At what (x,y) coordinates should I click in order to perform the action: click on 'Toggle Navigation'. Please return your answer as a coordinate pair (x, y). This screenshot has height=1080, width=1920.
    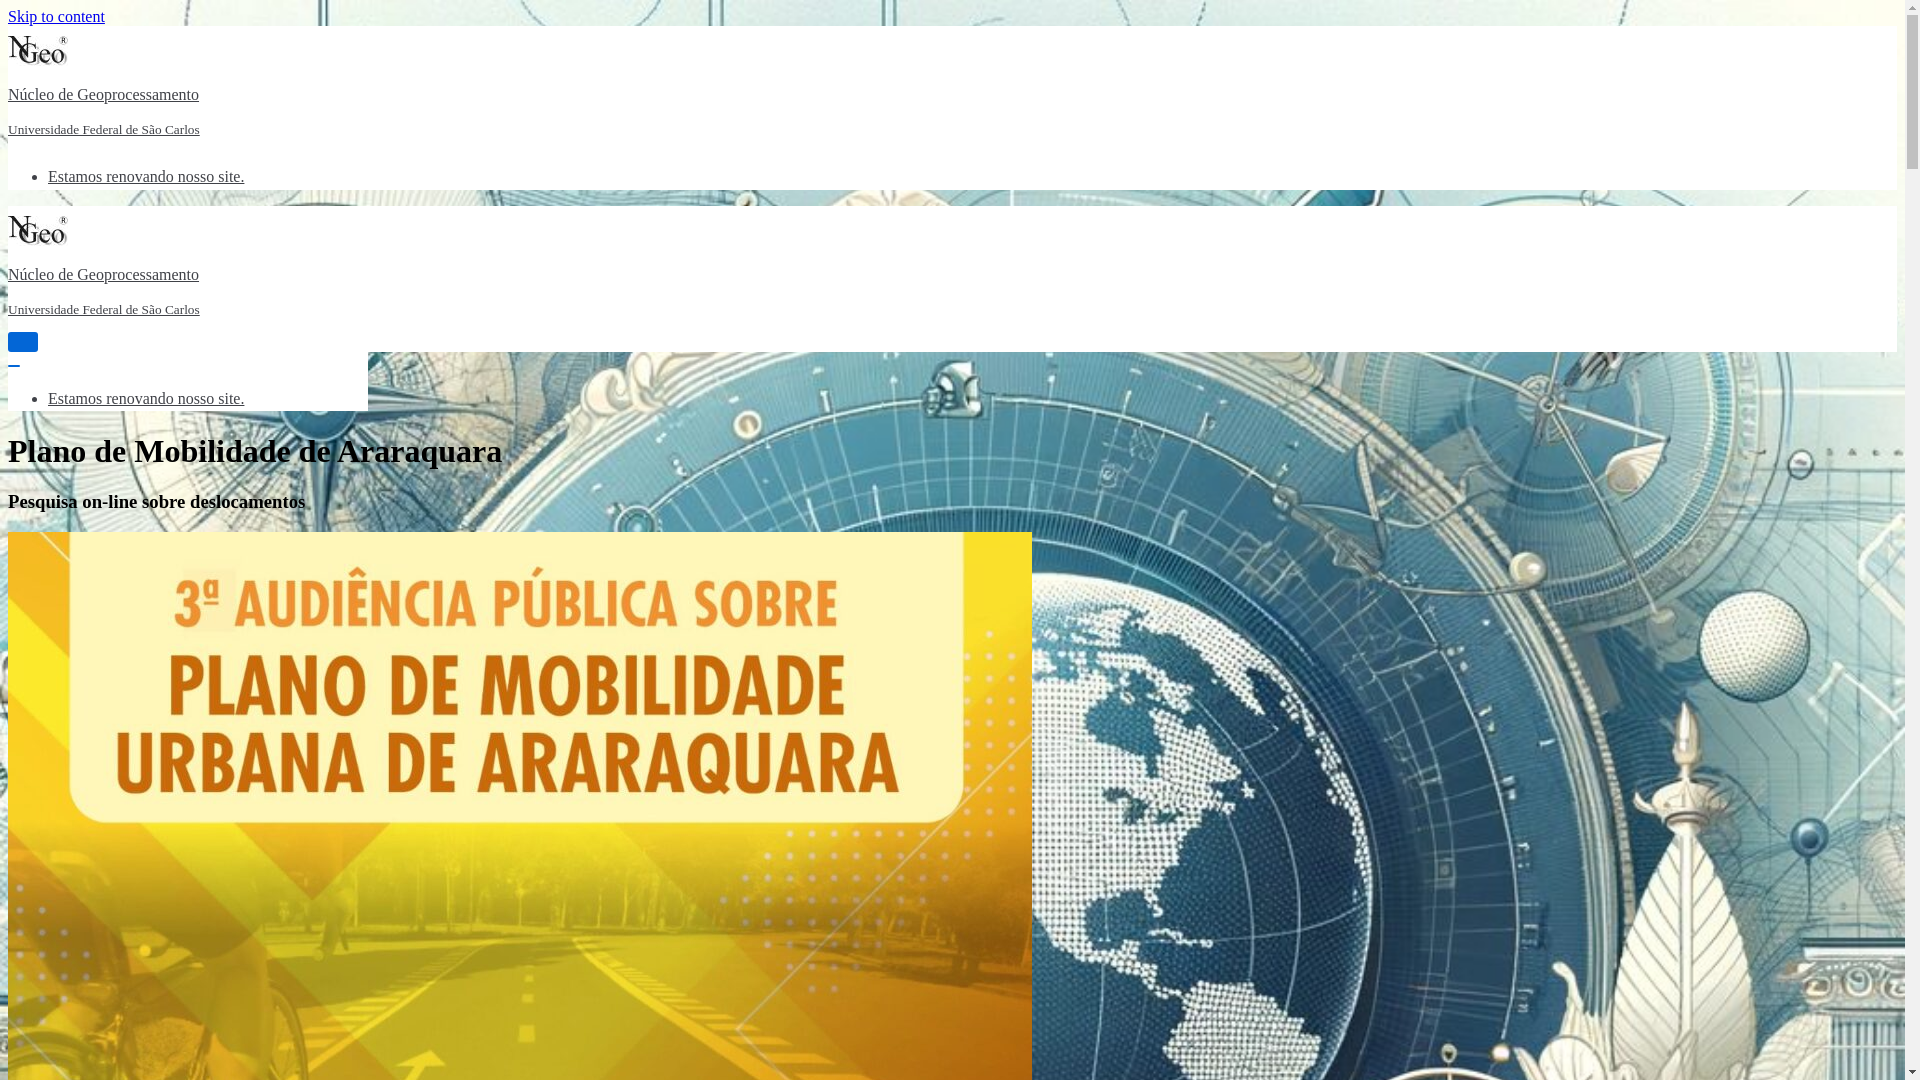
    Looking at the image, I should click on (23, 341).